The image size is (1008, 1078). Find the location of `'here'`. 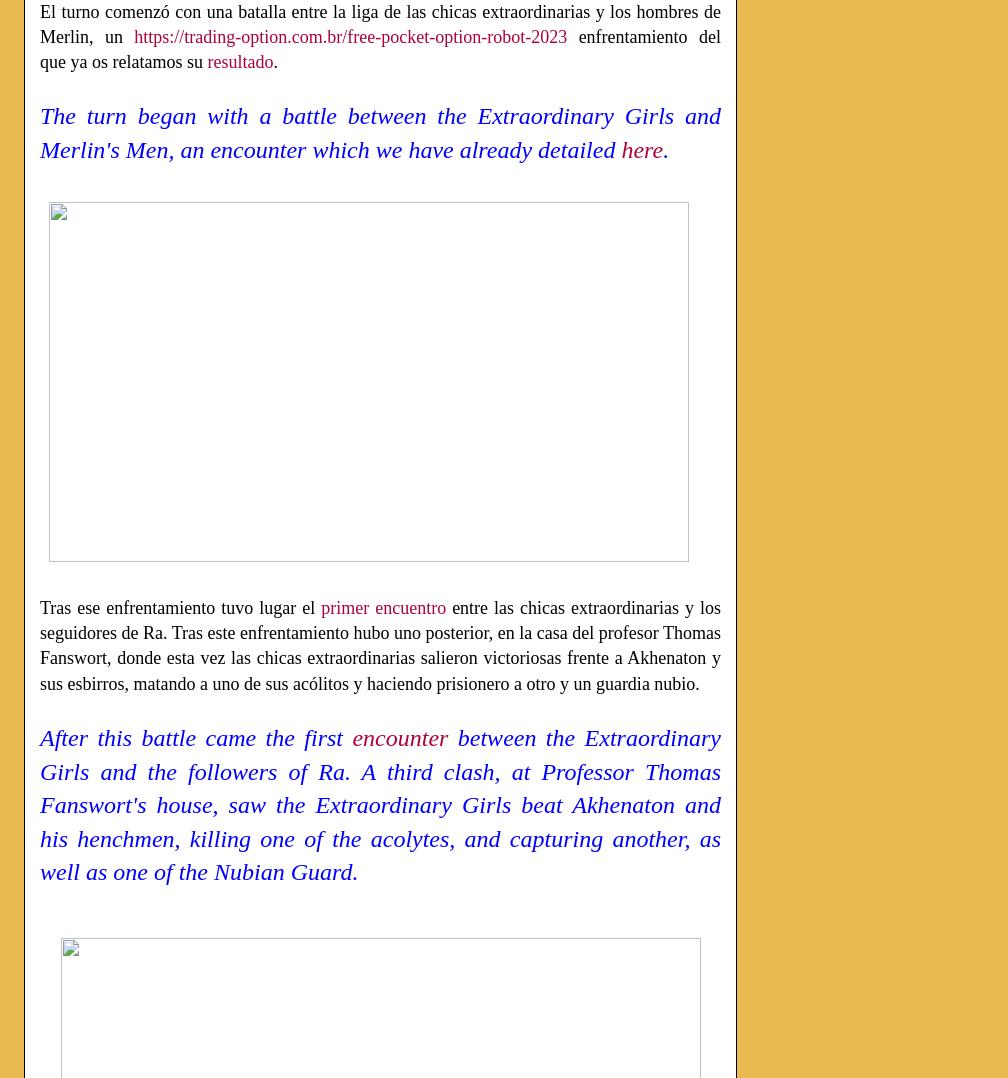

'here' is located at coordinates (621, 149).